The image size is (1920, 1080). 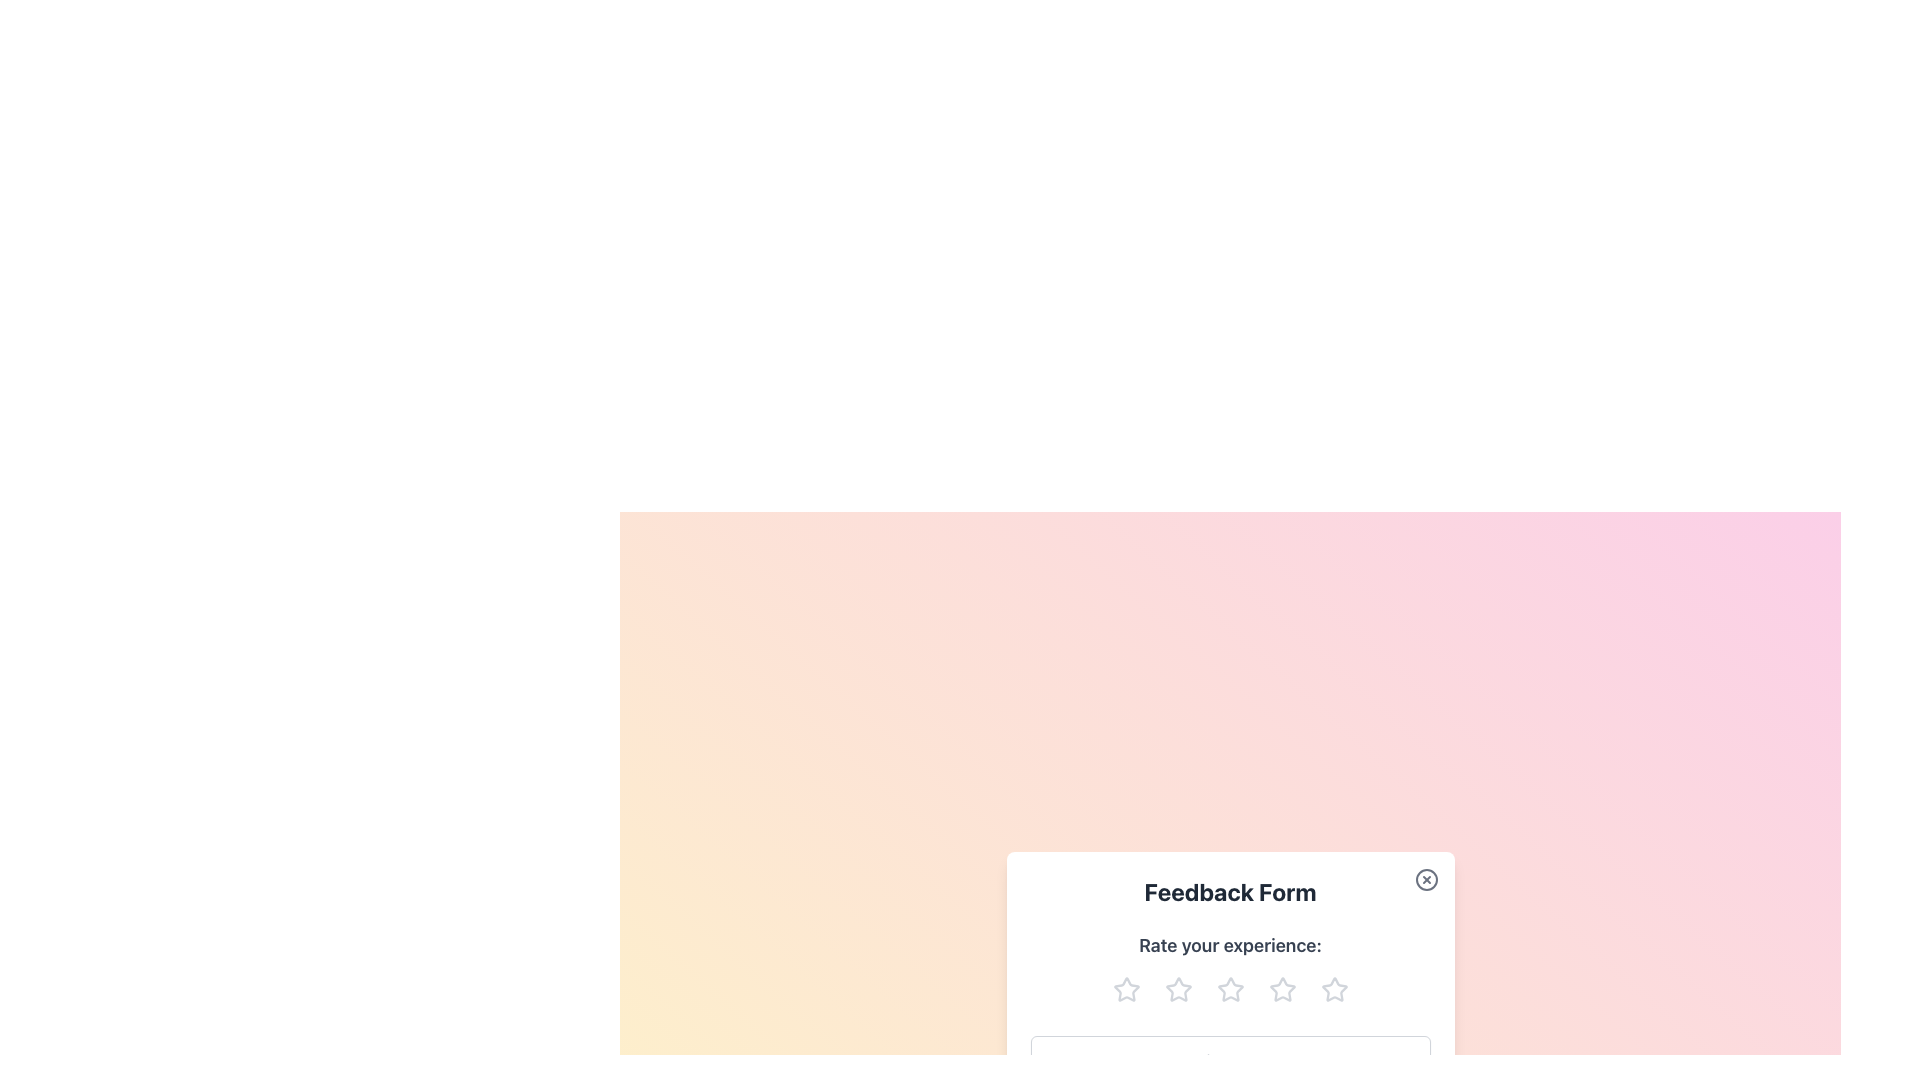 I want to click on the fifth star icon in the rating component located below the text 'Rate your experience:' for visual feedback, so click(x=1334, y=988).